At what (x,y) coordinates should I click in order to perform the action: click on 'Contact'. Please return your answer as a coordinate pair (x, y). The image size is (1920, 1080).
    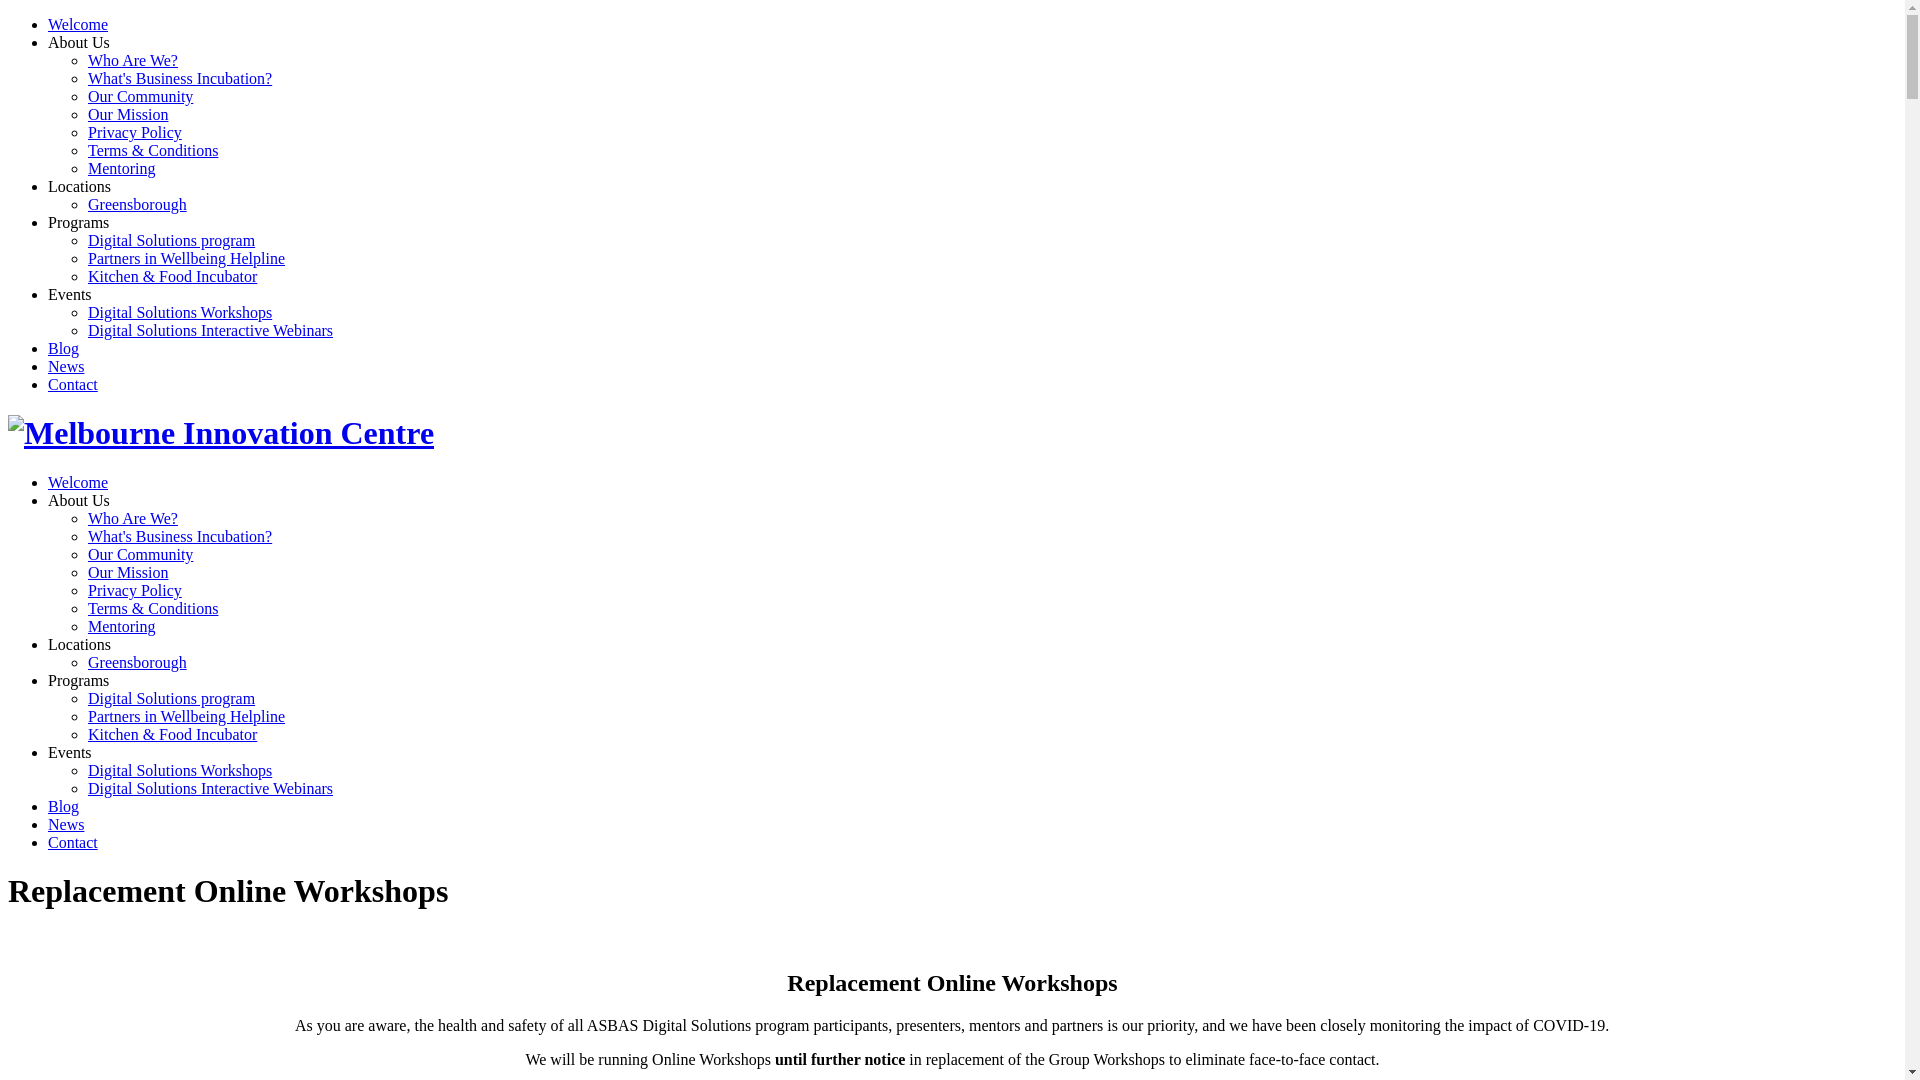
    Looking at the image, I should click on (72, 842).